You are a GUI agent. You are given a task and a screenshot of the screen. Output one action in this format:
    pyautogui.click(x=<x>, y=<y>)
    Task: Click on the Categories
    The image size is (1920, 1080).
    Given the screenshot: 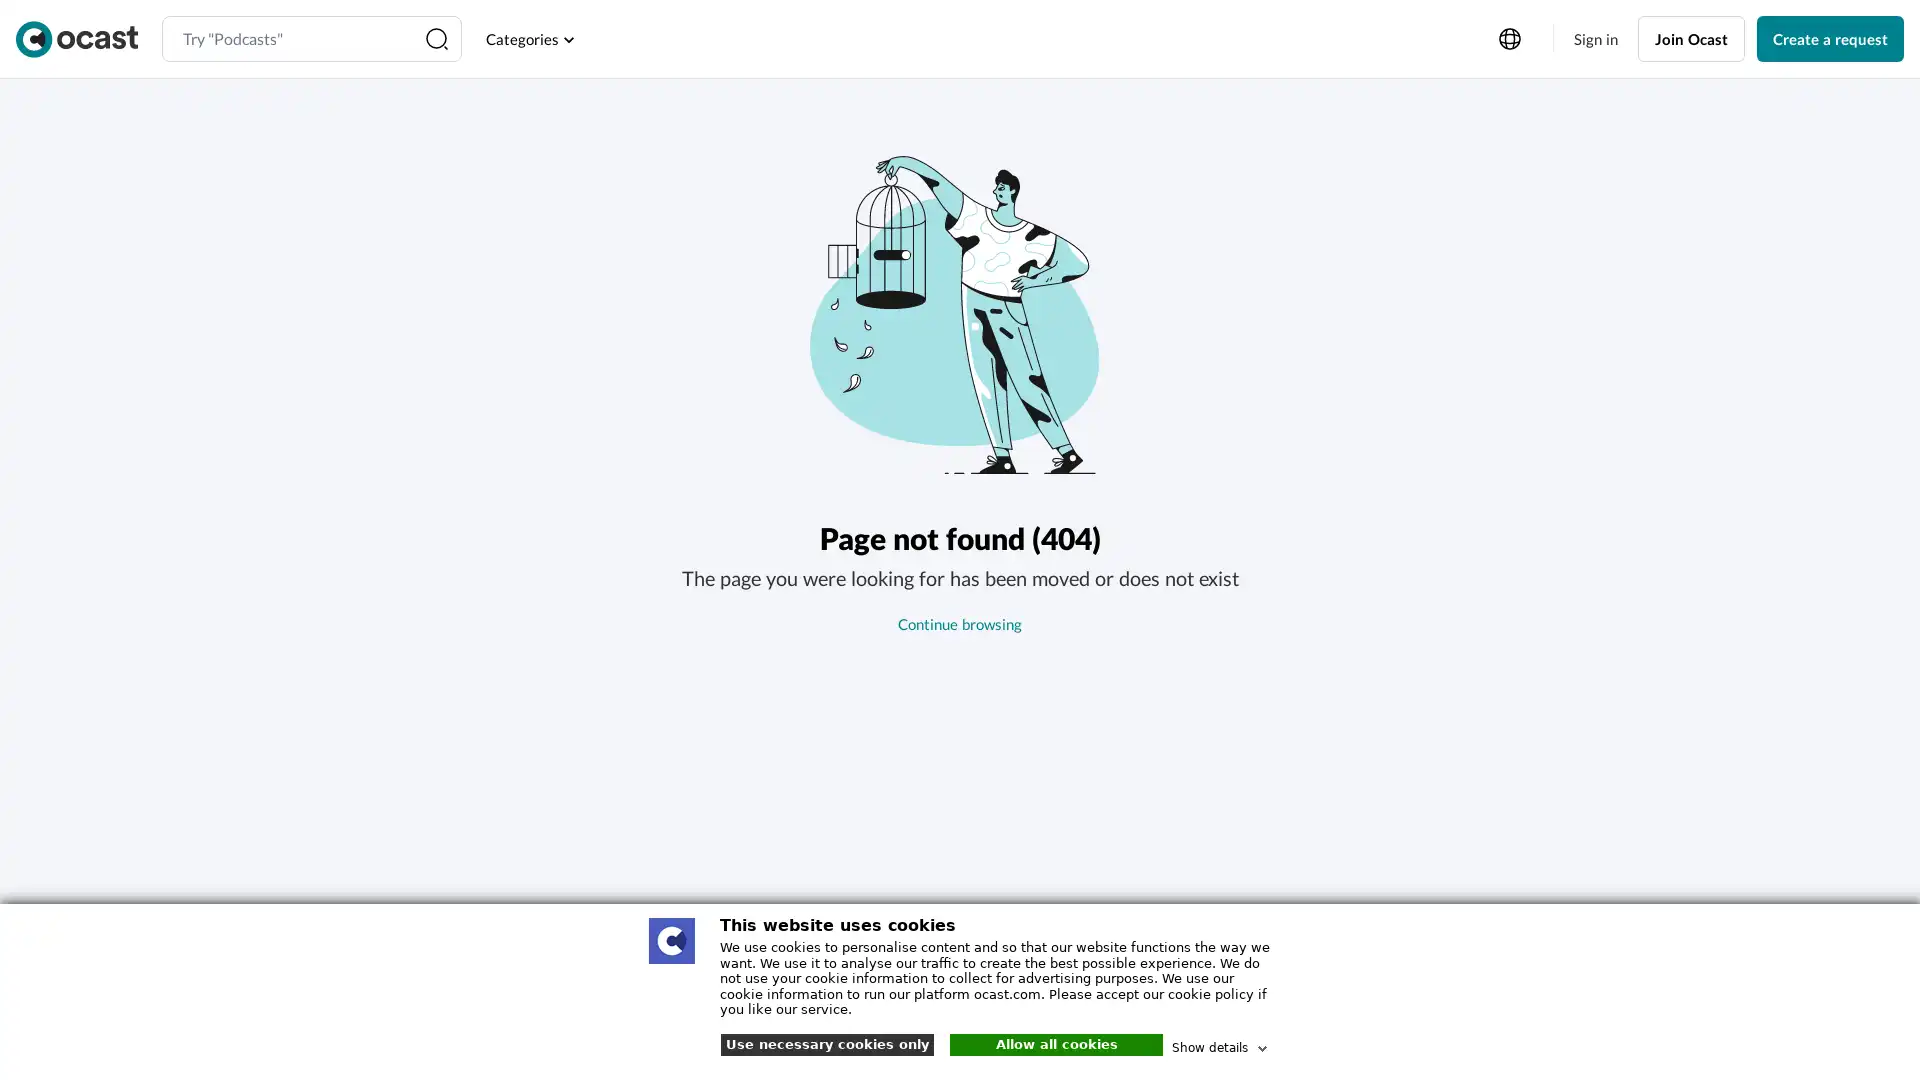 What is the action you would take?
    pyautogui.click(x=532, y=38)
    